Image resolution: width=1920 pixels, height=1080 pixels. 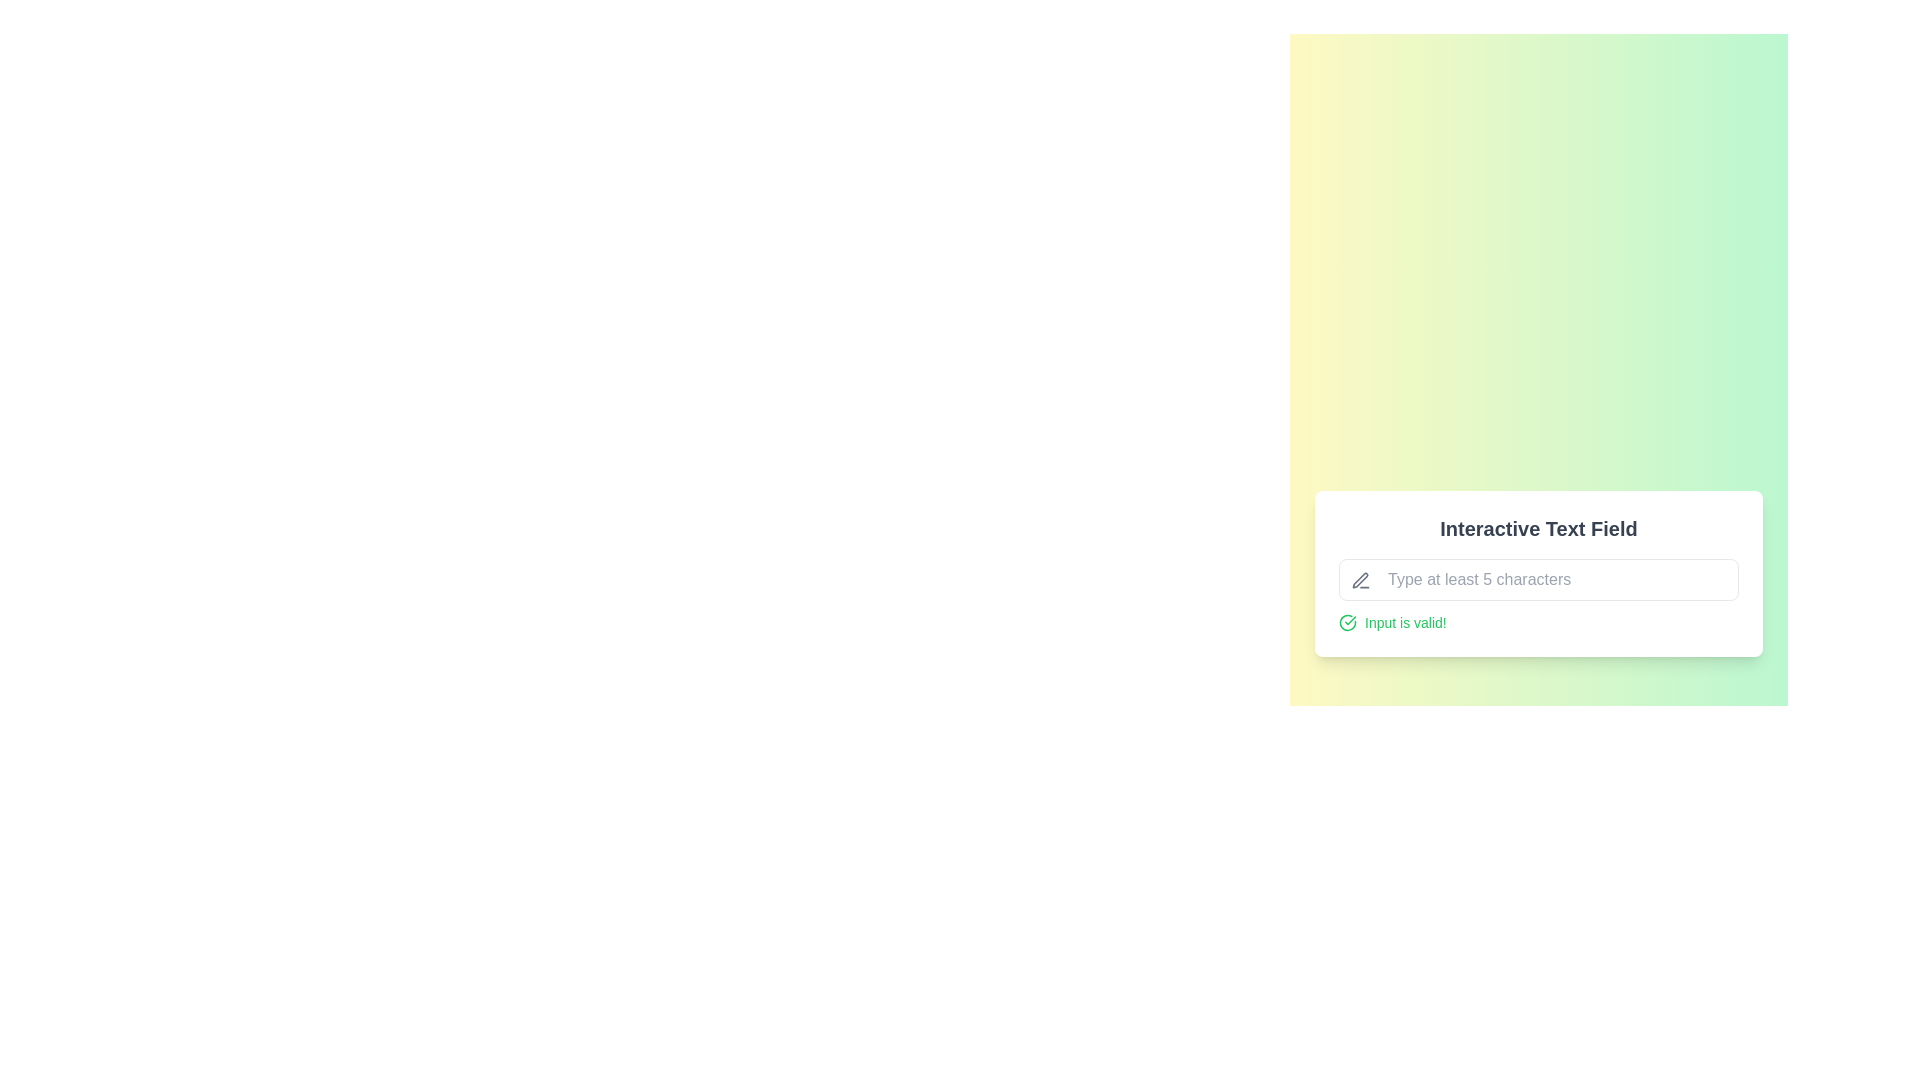 I want to click on the circular green checkmark icon next to the 'Input is valid!' message to understand the validation status, so click(x=1348, y=622).